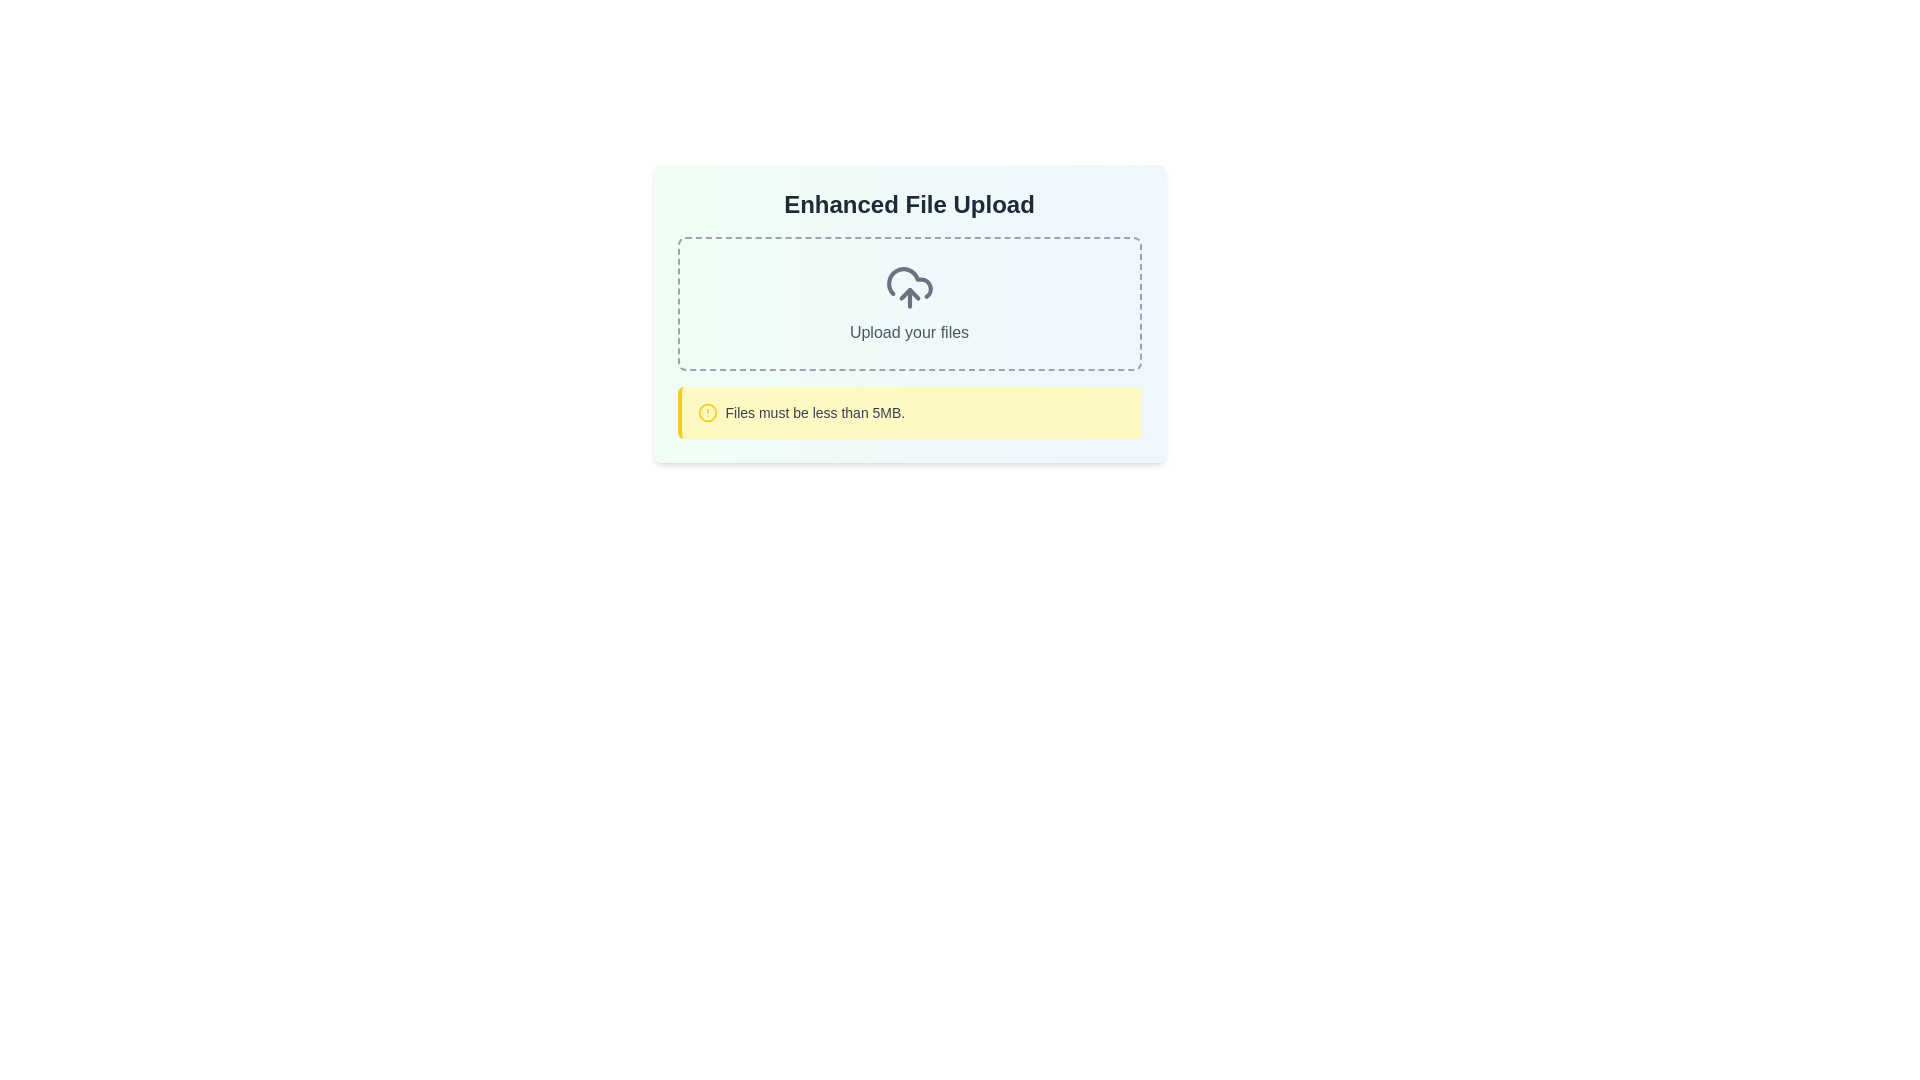 This screenshot has width=1920, height=1080. What do you see at coordinates (908, 294) in the screenshot?
I see `the cloud upload SVG icon element, which is represented by an arrow symbolizing upward motion for file uploads, located at the center of the SVG, slightly below the cloud outline` at bounding box center [908, 294].